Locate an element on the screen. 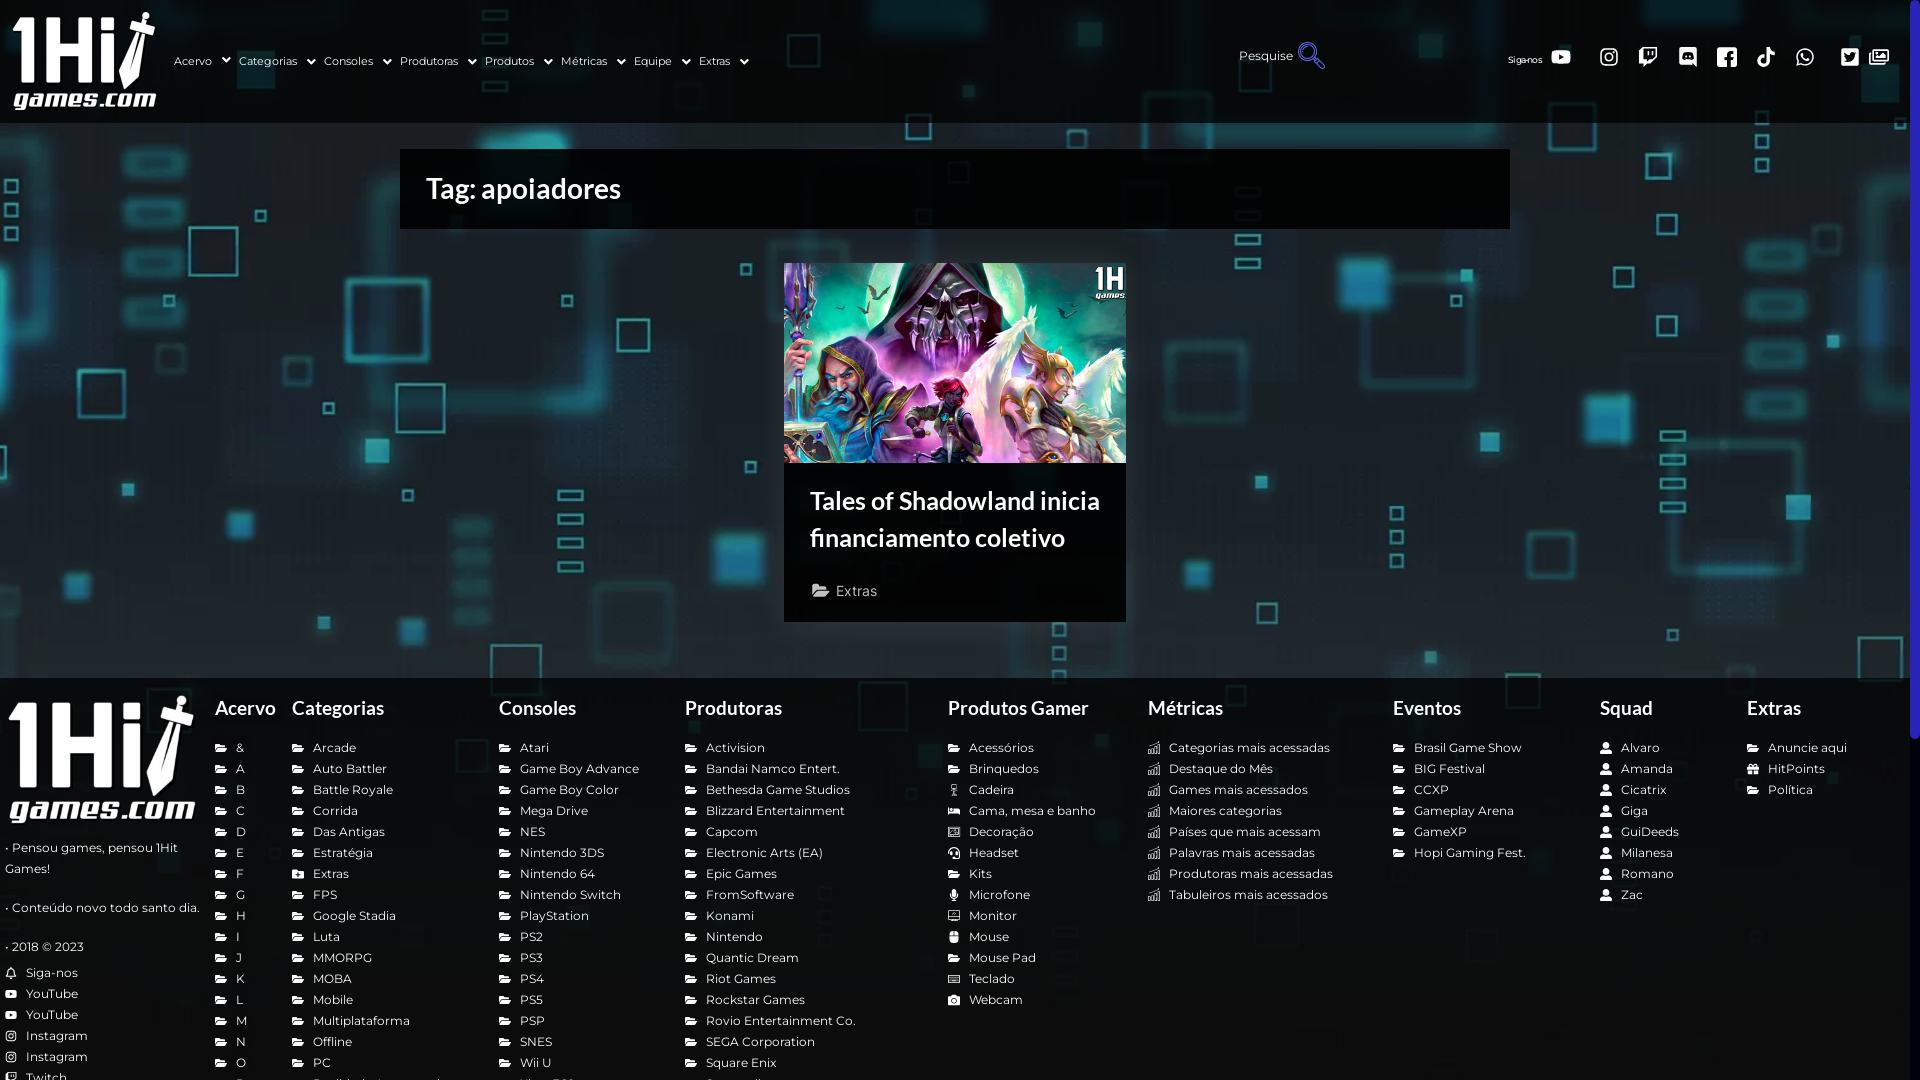 This screenshot has width=1920, height=1080. 'N' is located at coordinates (242, 1040).